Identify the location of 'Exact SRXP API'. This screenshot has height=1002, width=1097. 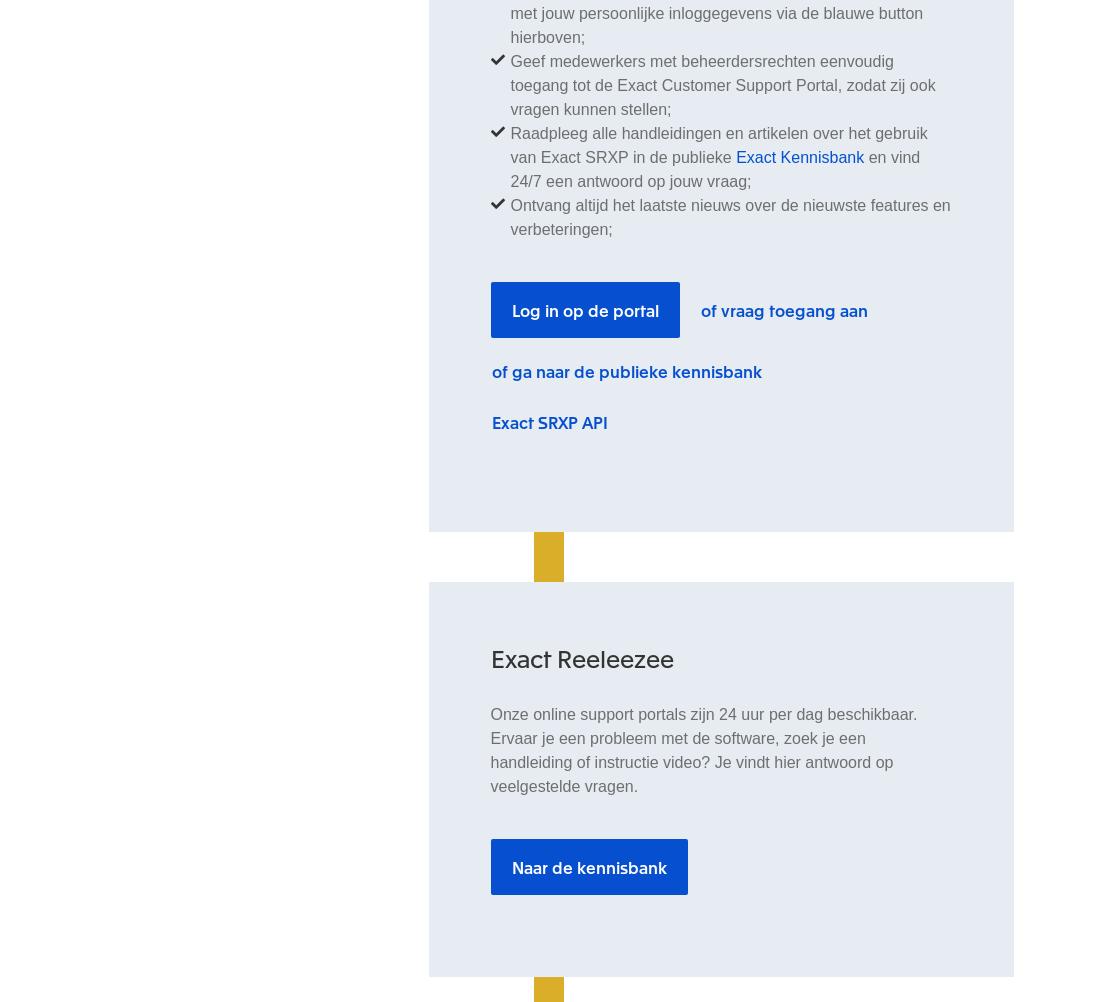
(548, 421).